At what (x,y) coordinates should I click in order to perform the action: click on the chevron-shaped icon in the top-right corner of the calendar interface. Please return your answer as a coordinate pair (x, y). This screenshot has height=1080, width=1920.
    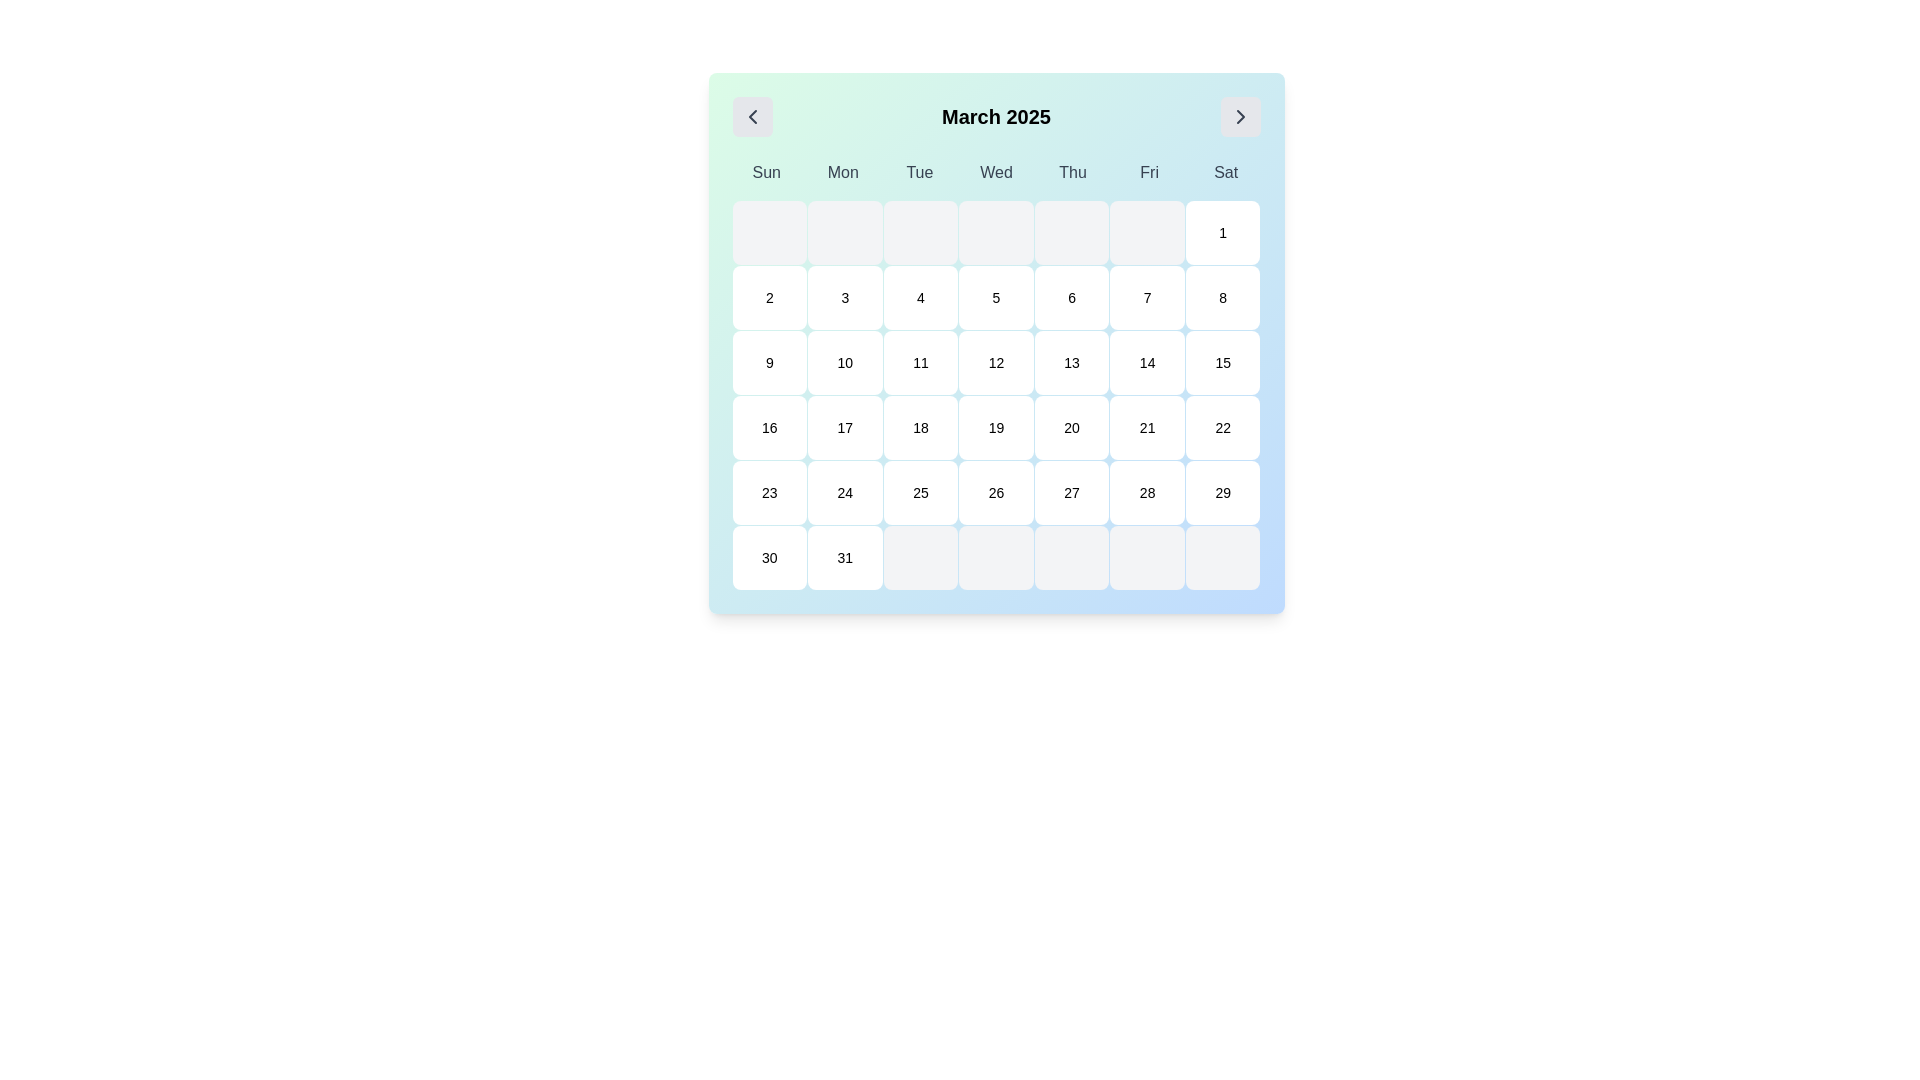
    Looking at the image, I should click on (1239, 116).